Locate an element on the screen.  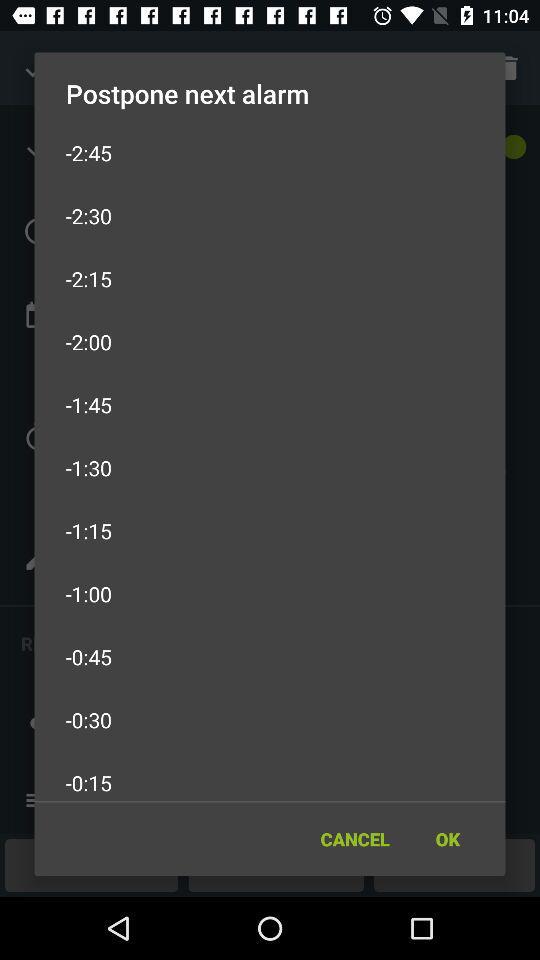
the cancel item is located at coordinates (354, 839).